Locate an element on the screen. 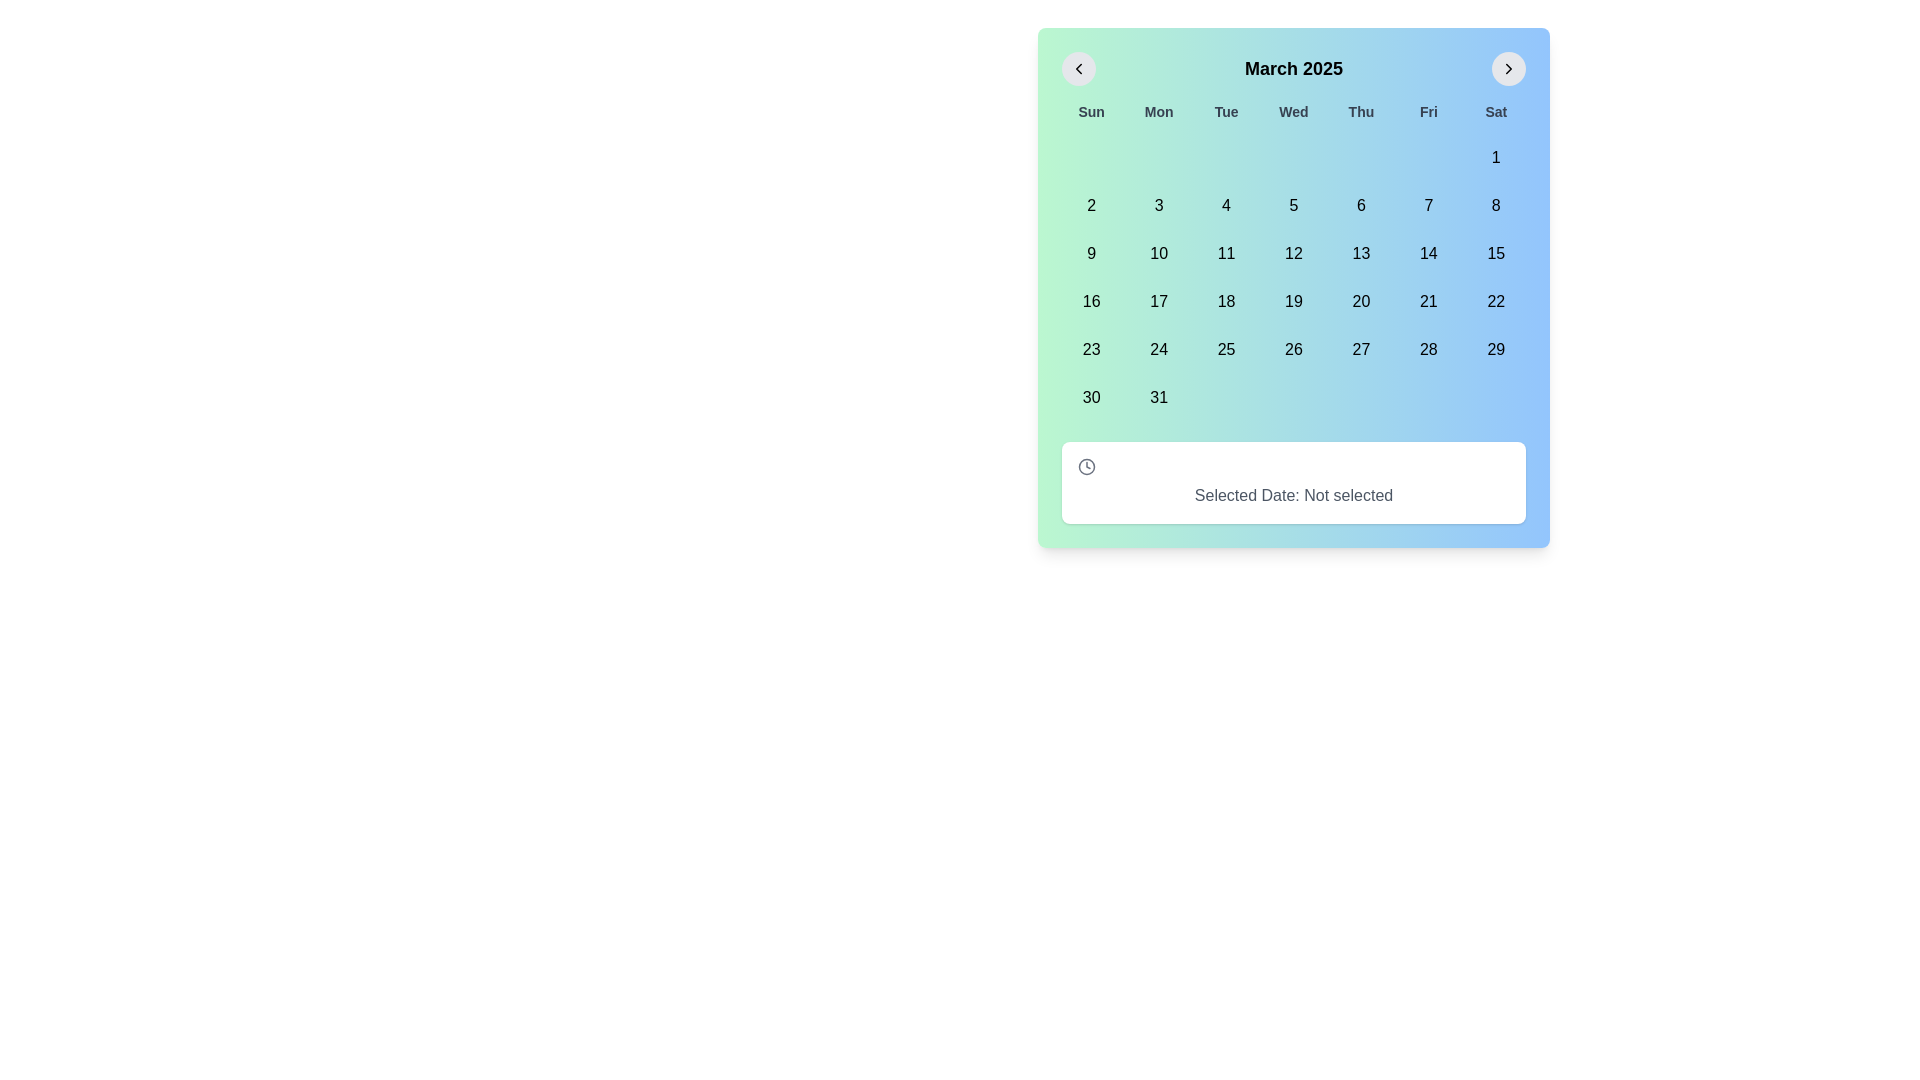  the small circular dot located in the top-left corner of the calendar grid above the number '2' in the 'Sun' column is located at coordinates (1090, 157).